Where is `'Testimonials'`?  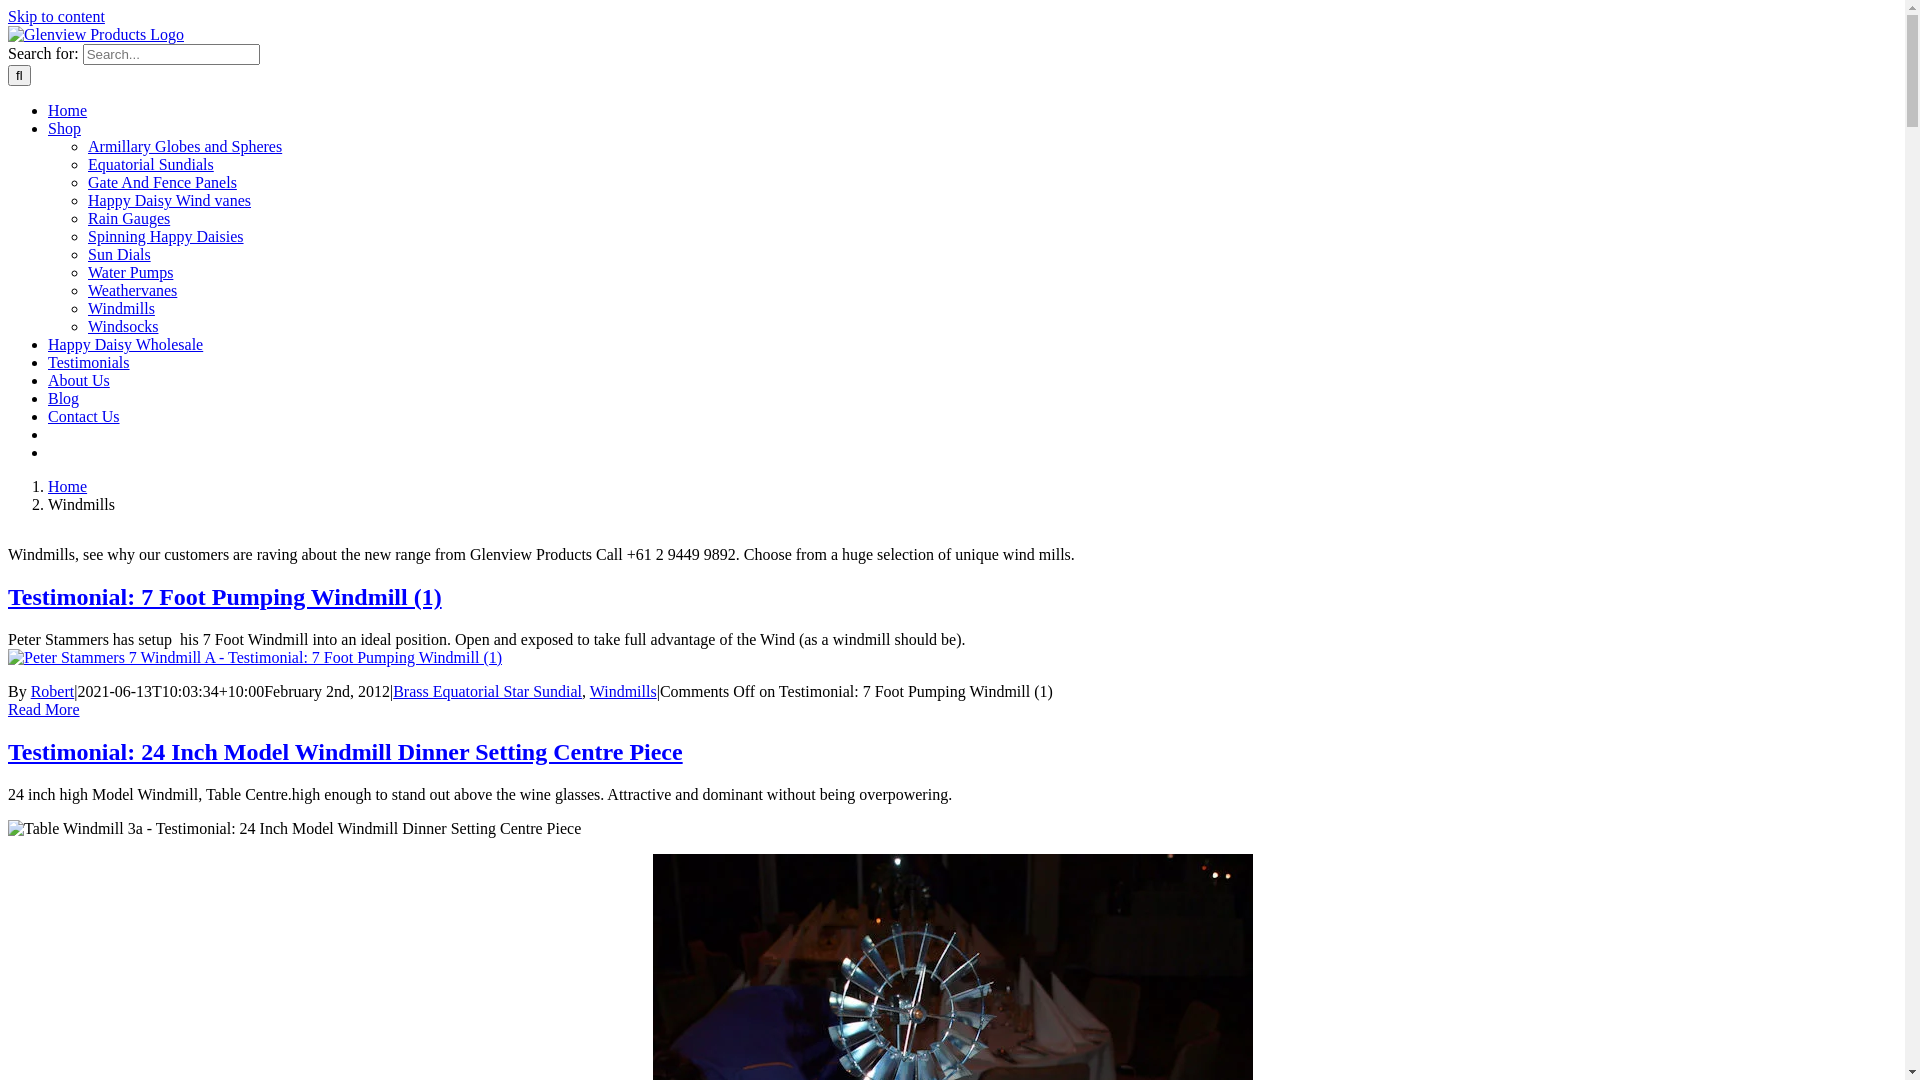 'Testimonials' is located at coordinates (88, 362).